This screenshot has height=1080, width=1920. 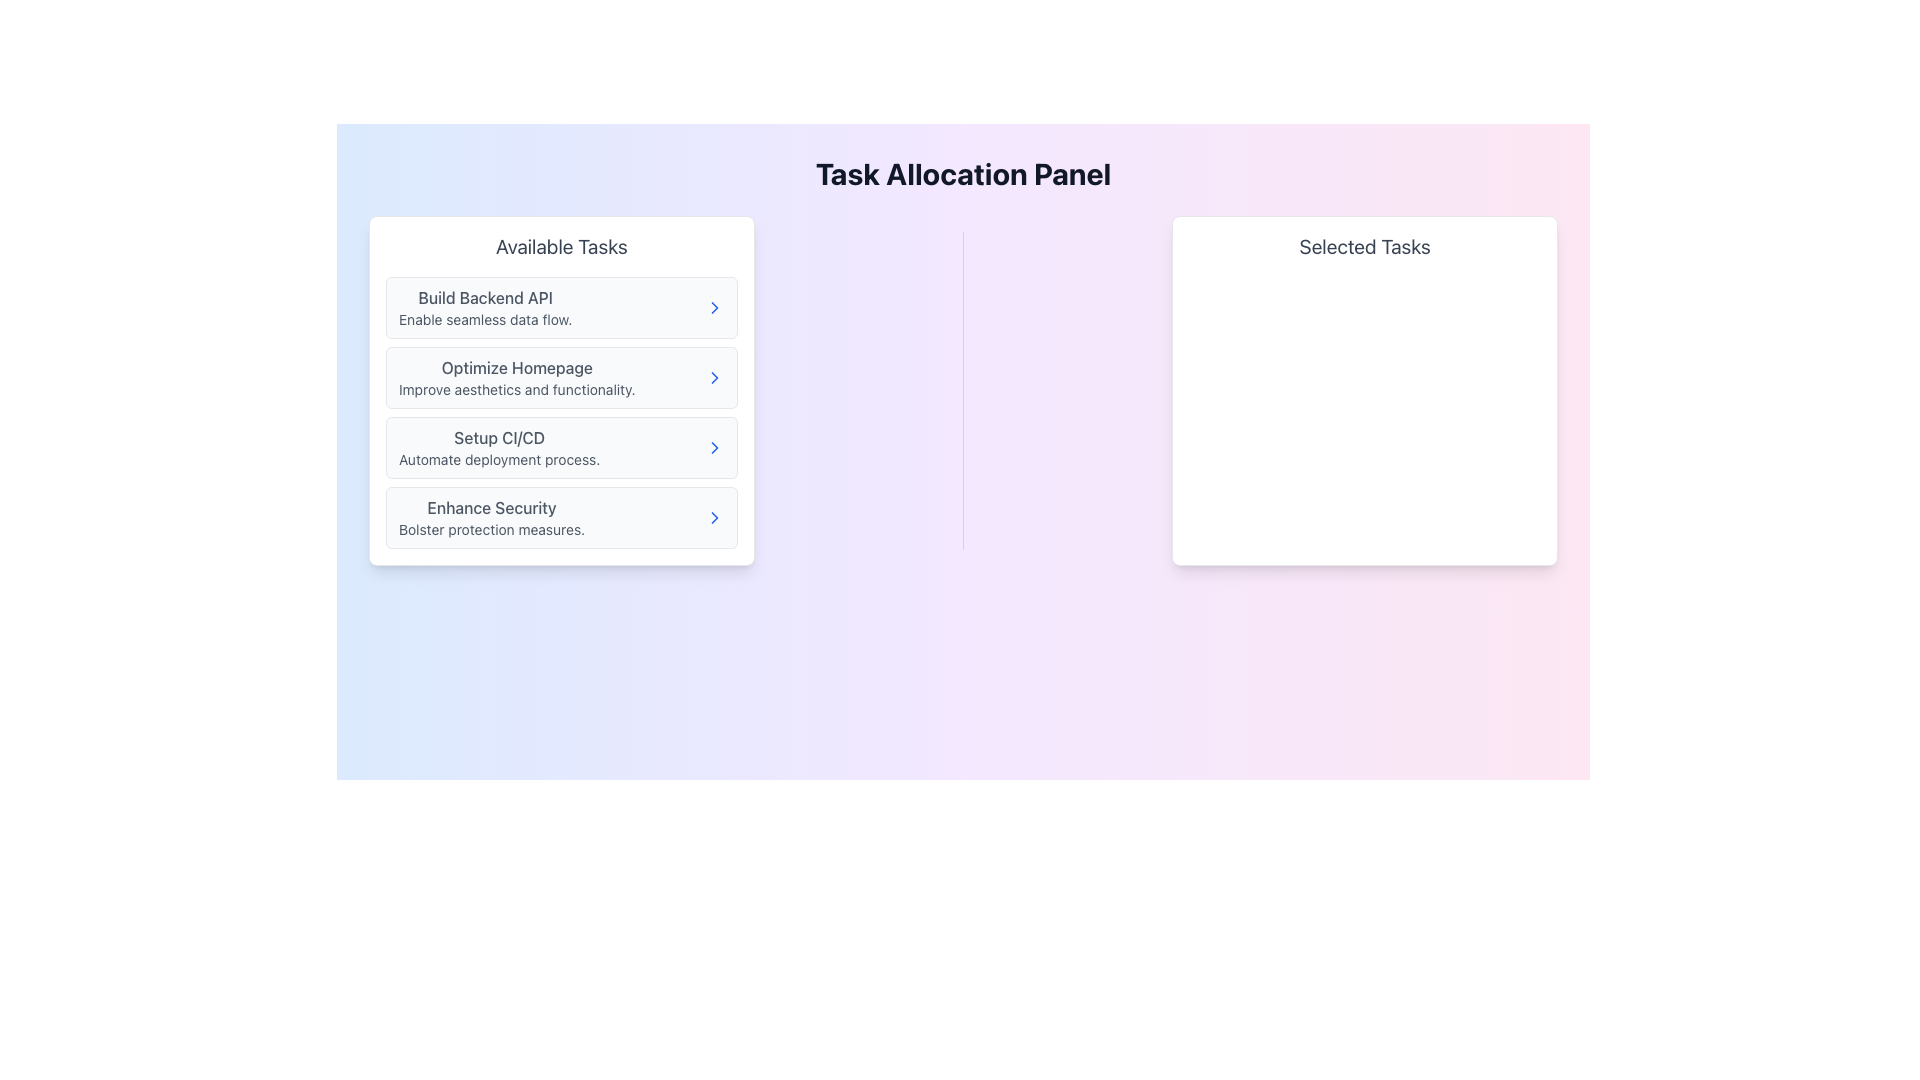 What do you see at coordinates (485, 297) in the screenshot?
I see `the text label indicating the task involves building a backend API` at bounding box center [485, 297].